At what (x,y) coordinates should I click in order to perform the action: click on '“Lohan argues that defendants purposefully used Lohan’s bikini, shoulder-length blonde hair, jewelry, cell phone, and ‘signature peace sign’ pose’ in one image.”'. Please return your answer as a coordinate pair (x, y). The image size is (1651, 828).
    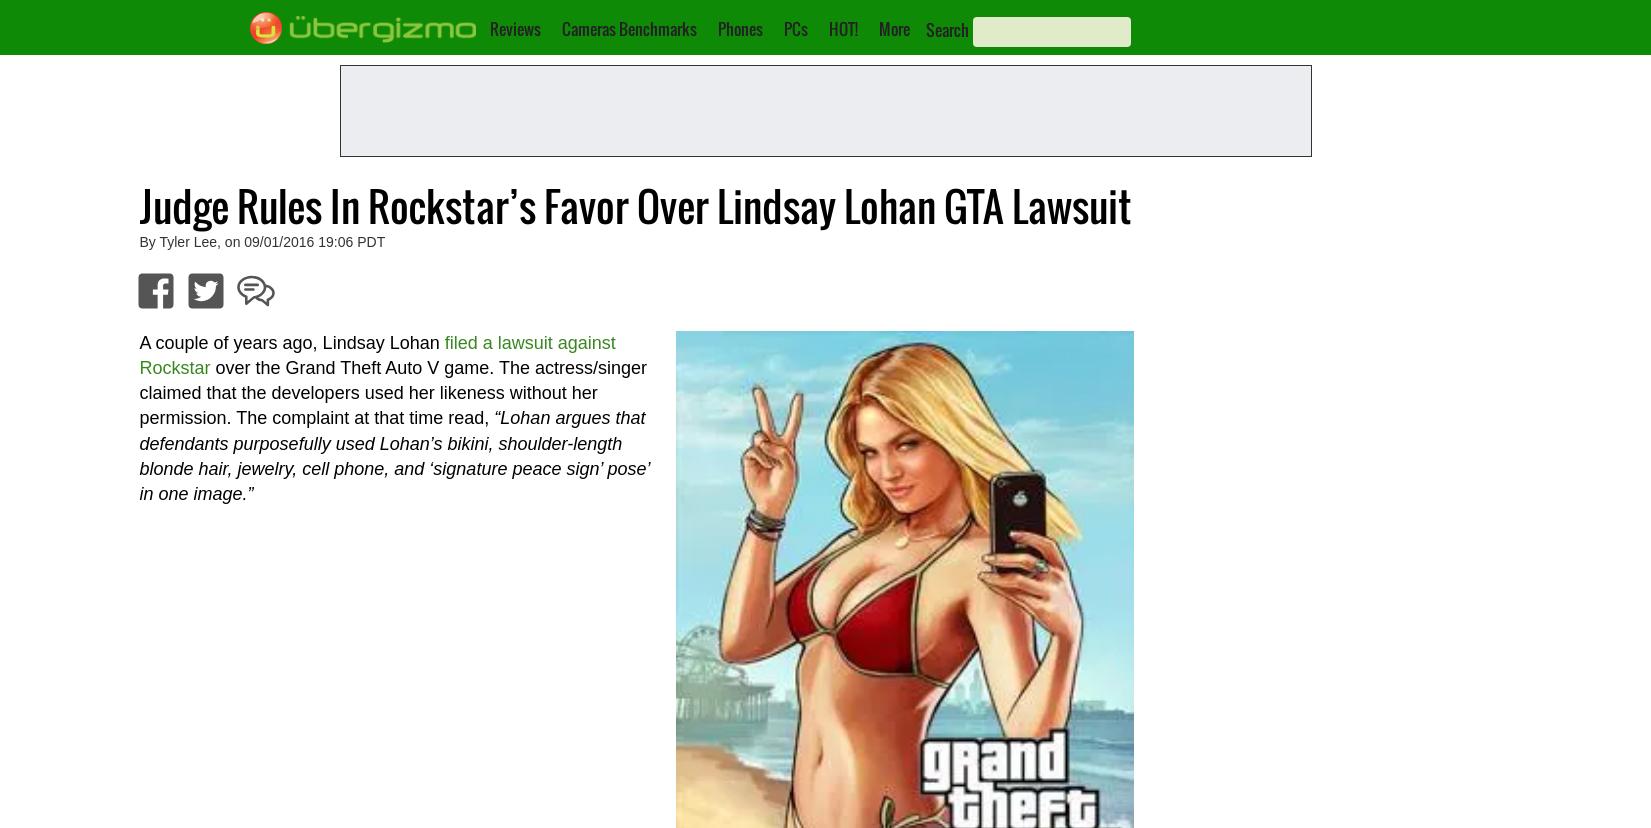
    Looking at the image, I should click on (393, 454).